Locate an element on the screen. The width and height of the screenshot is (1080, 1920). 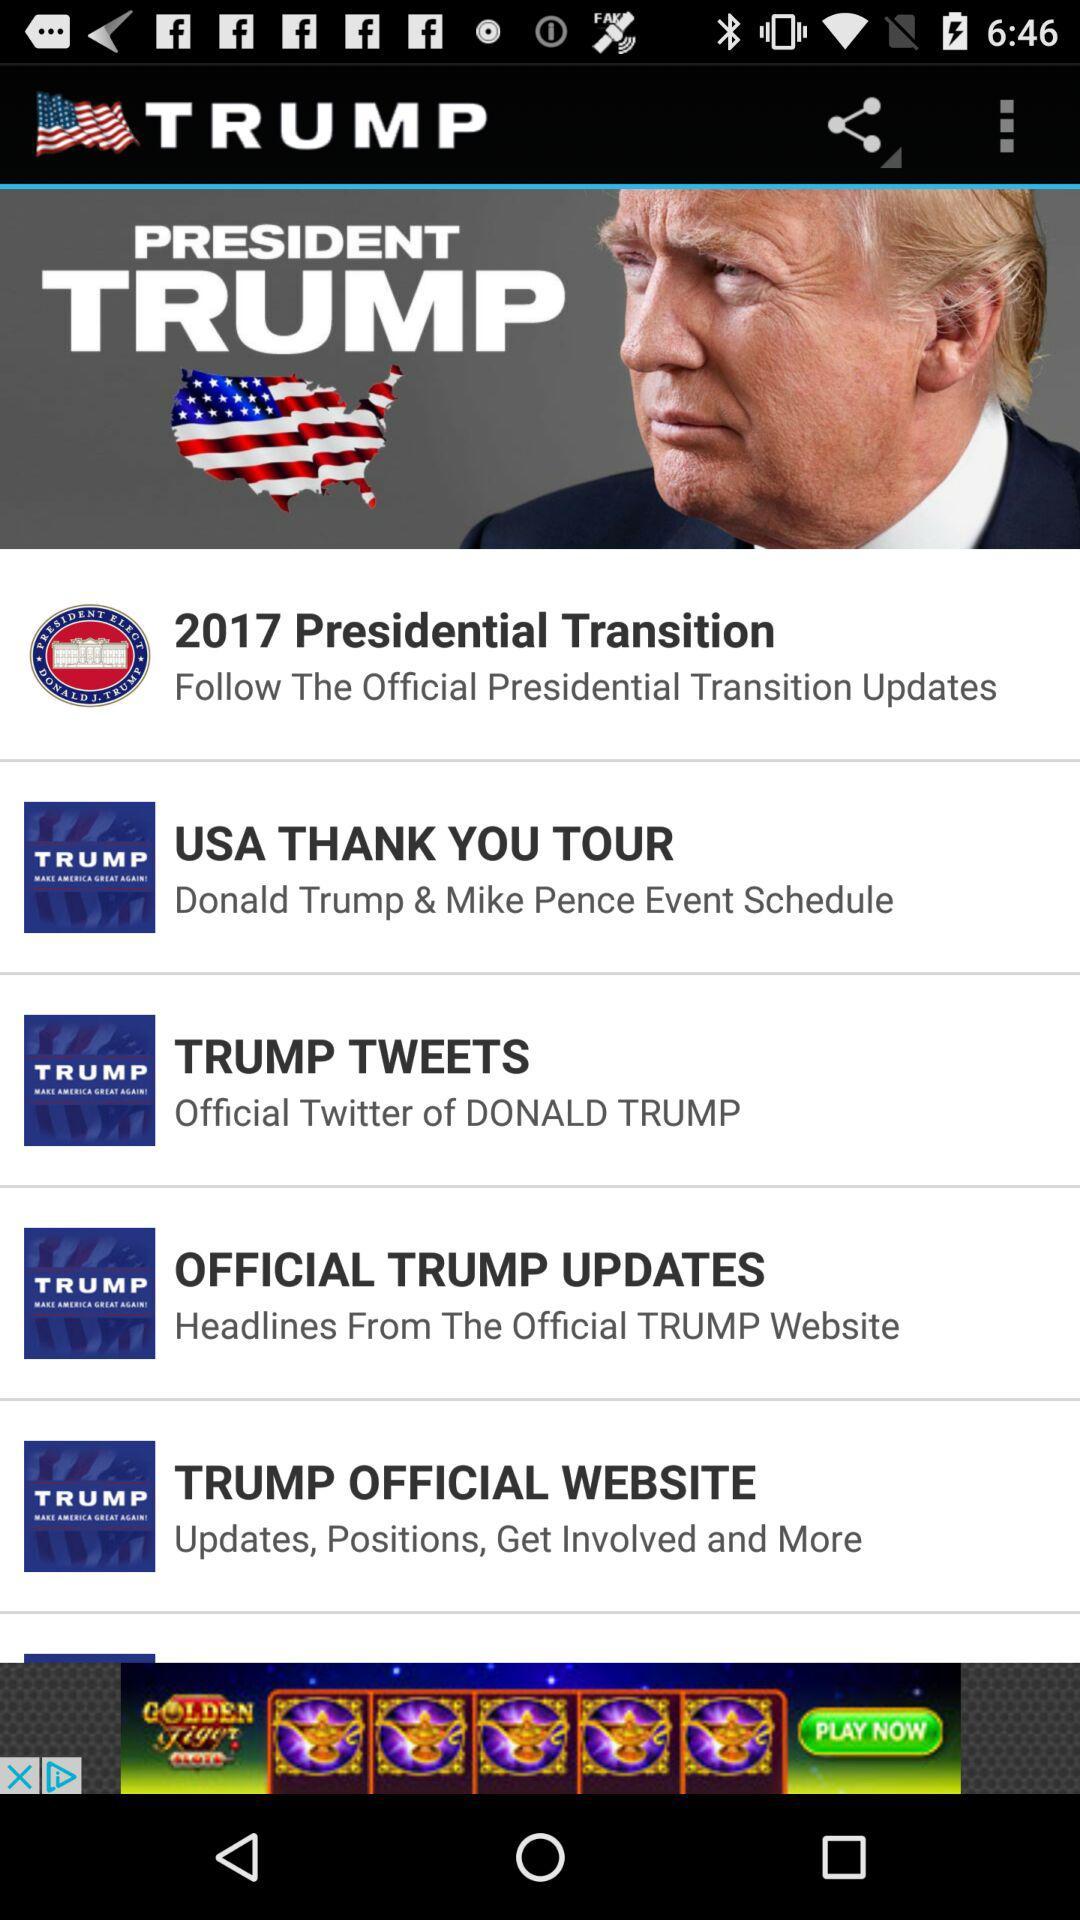
visit advertiser website is located at coordinates (540, 1727).